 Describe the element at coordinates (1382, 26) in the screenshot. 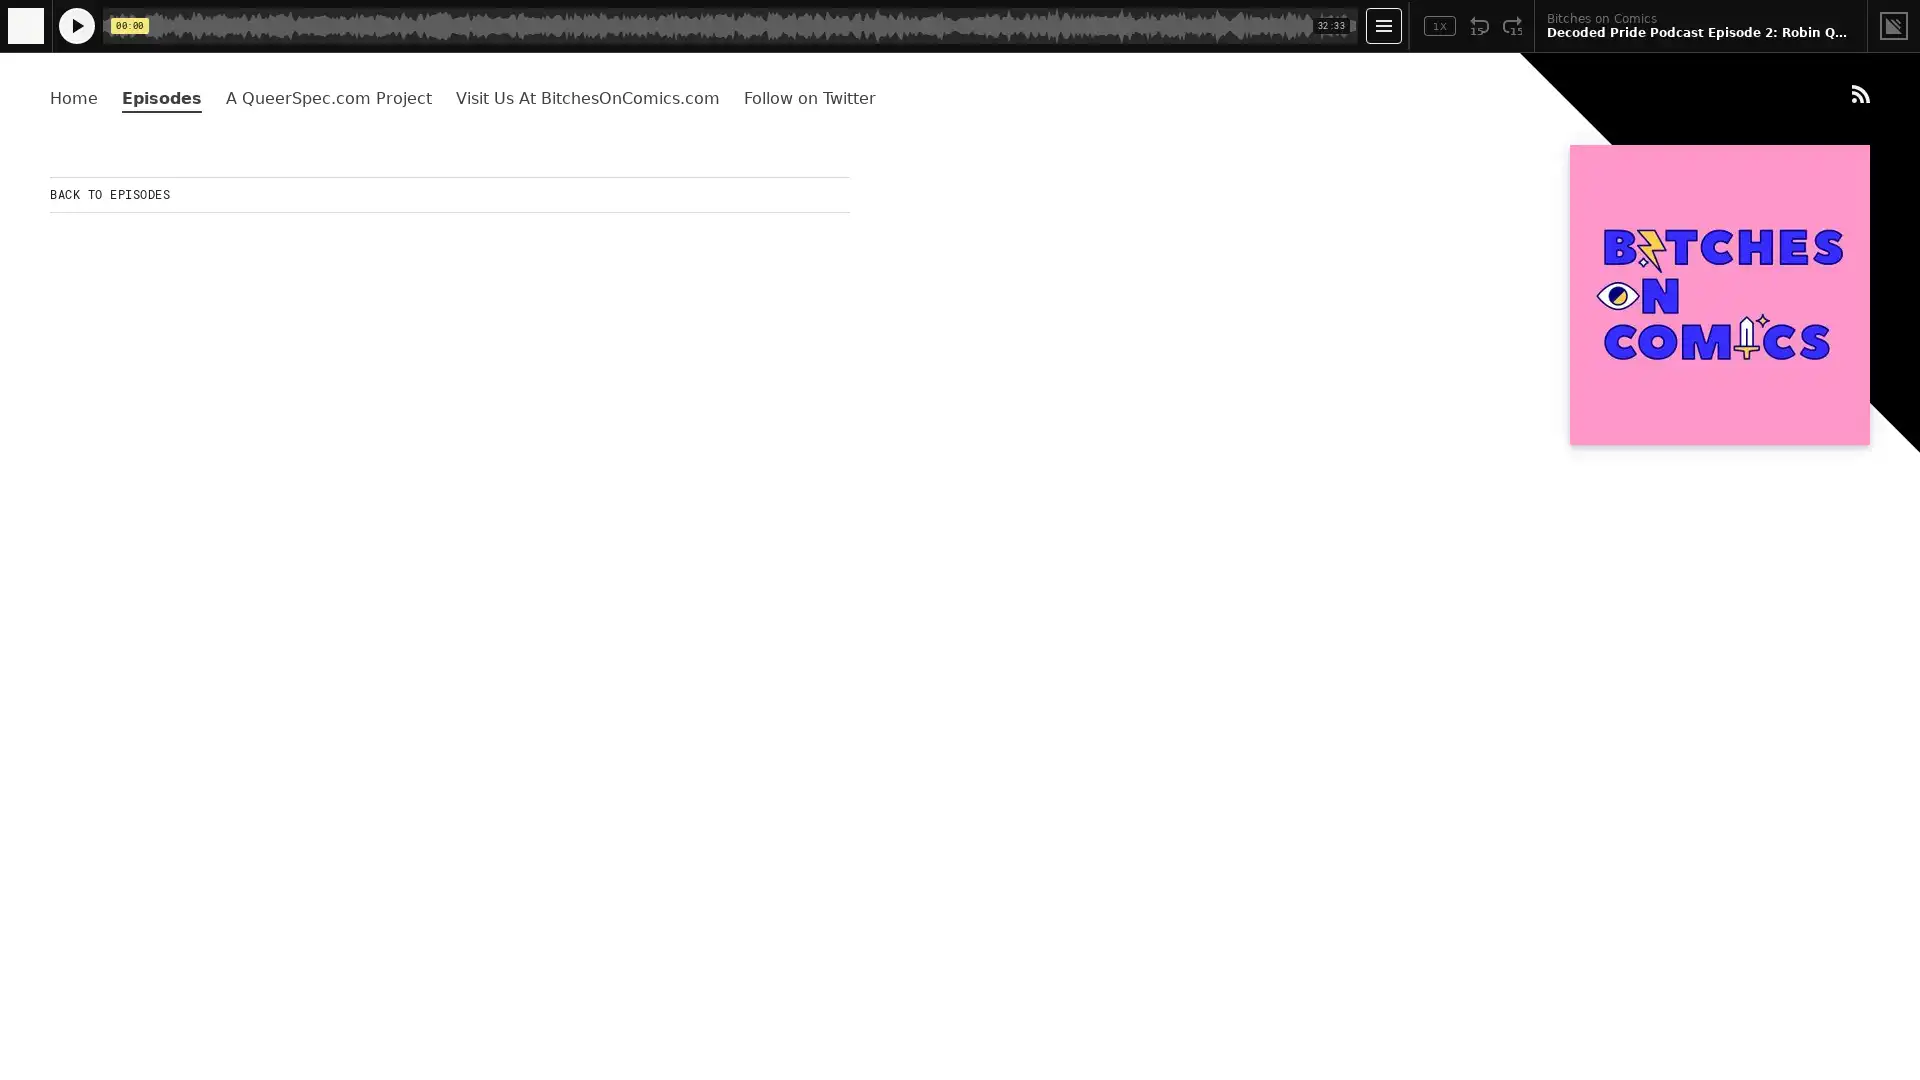

I see `Open Player Settings` at that location.